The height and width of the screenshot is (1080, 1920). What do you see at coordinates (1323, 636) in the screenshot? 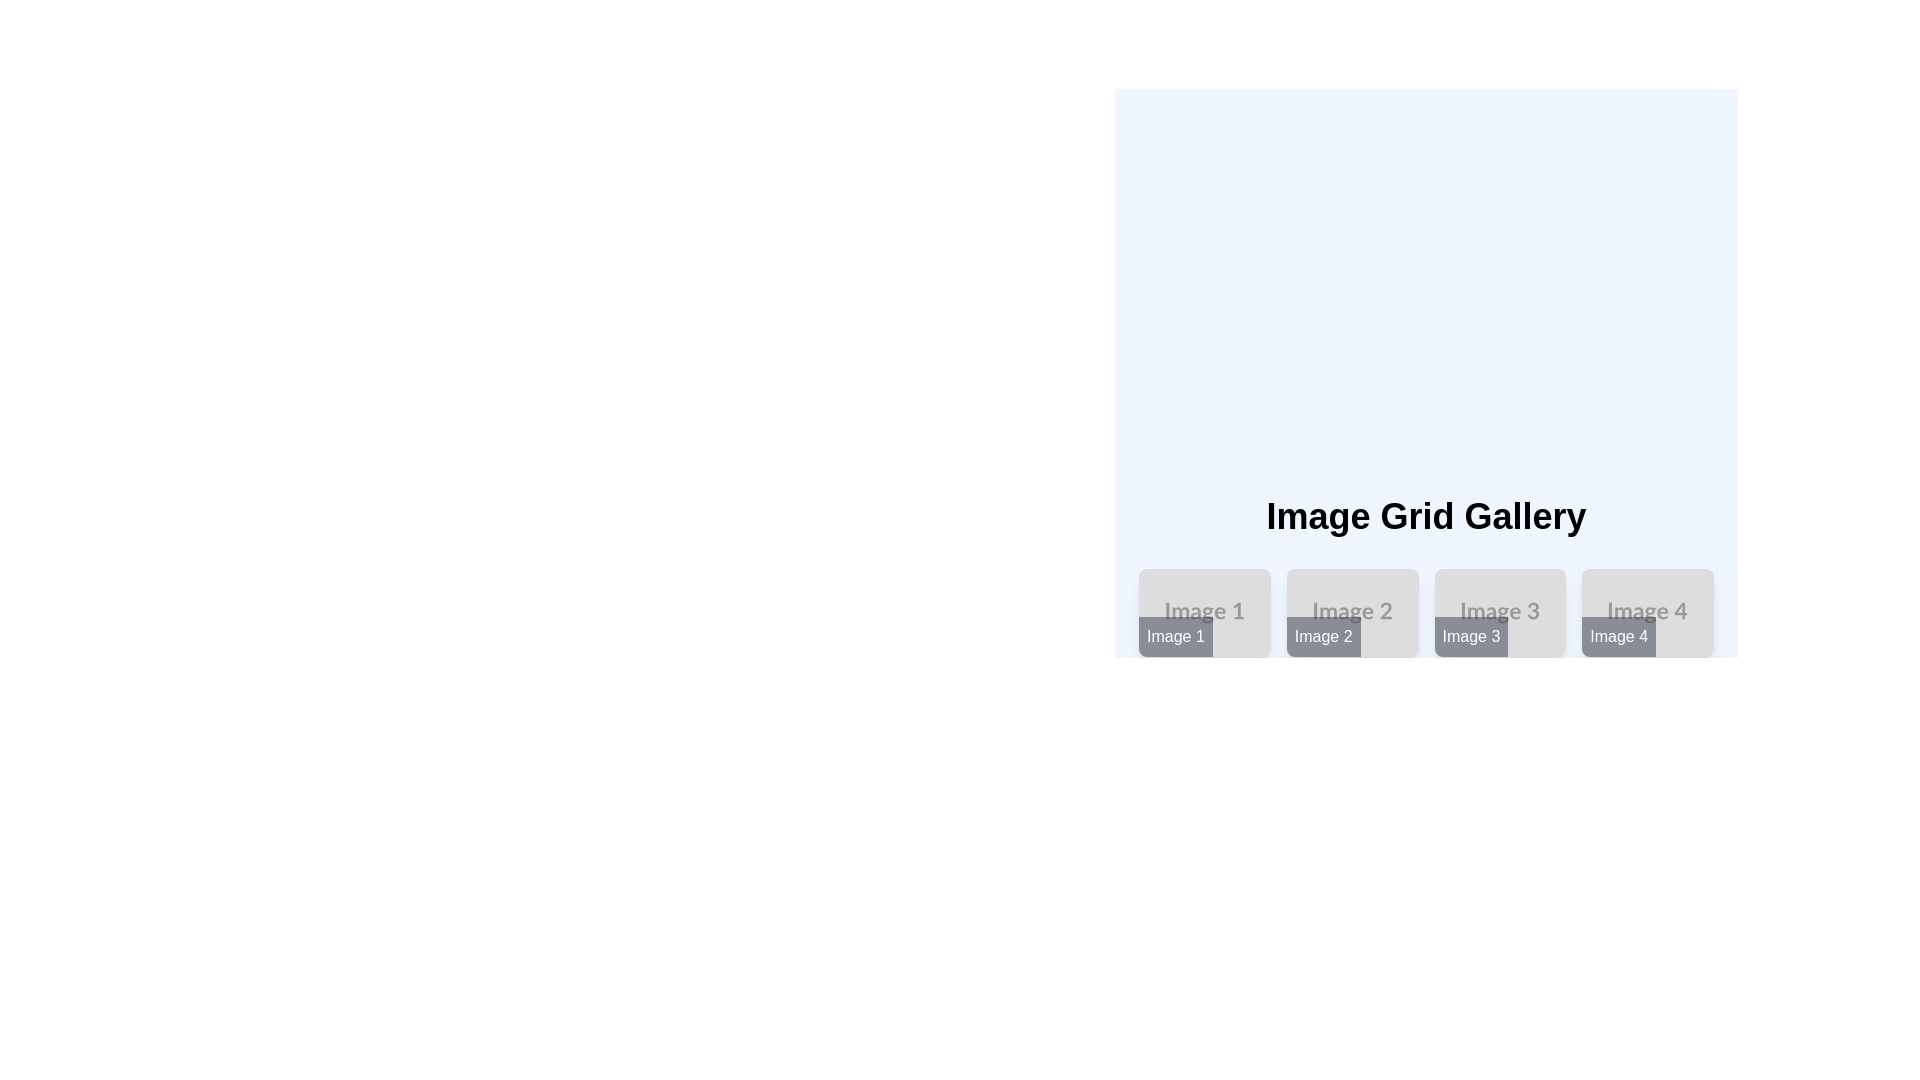
I see `the descriptive label 'Image 2' located at the bottom-left corner of the associated image in the second slot of the horizontally arranged grid gallery` at bounding box center [1323, 636].